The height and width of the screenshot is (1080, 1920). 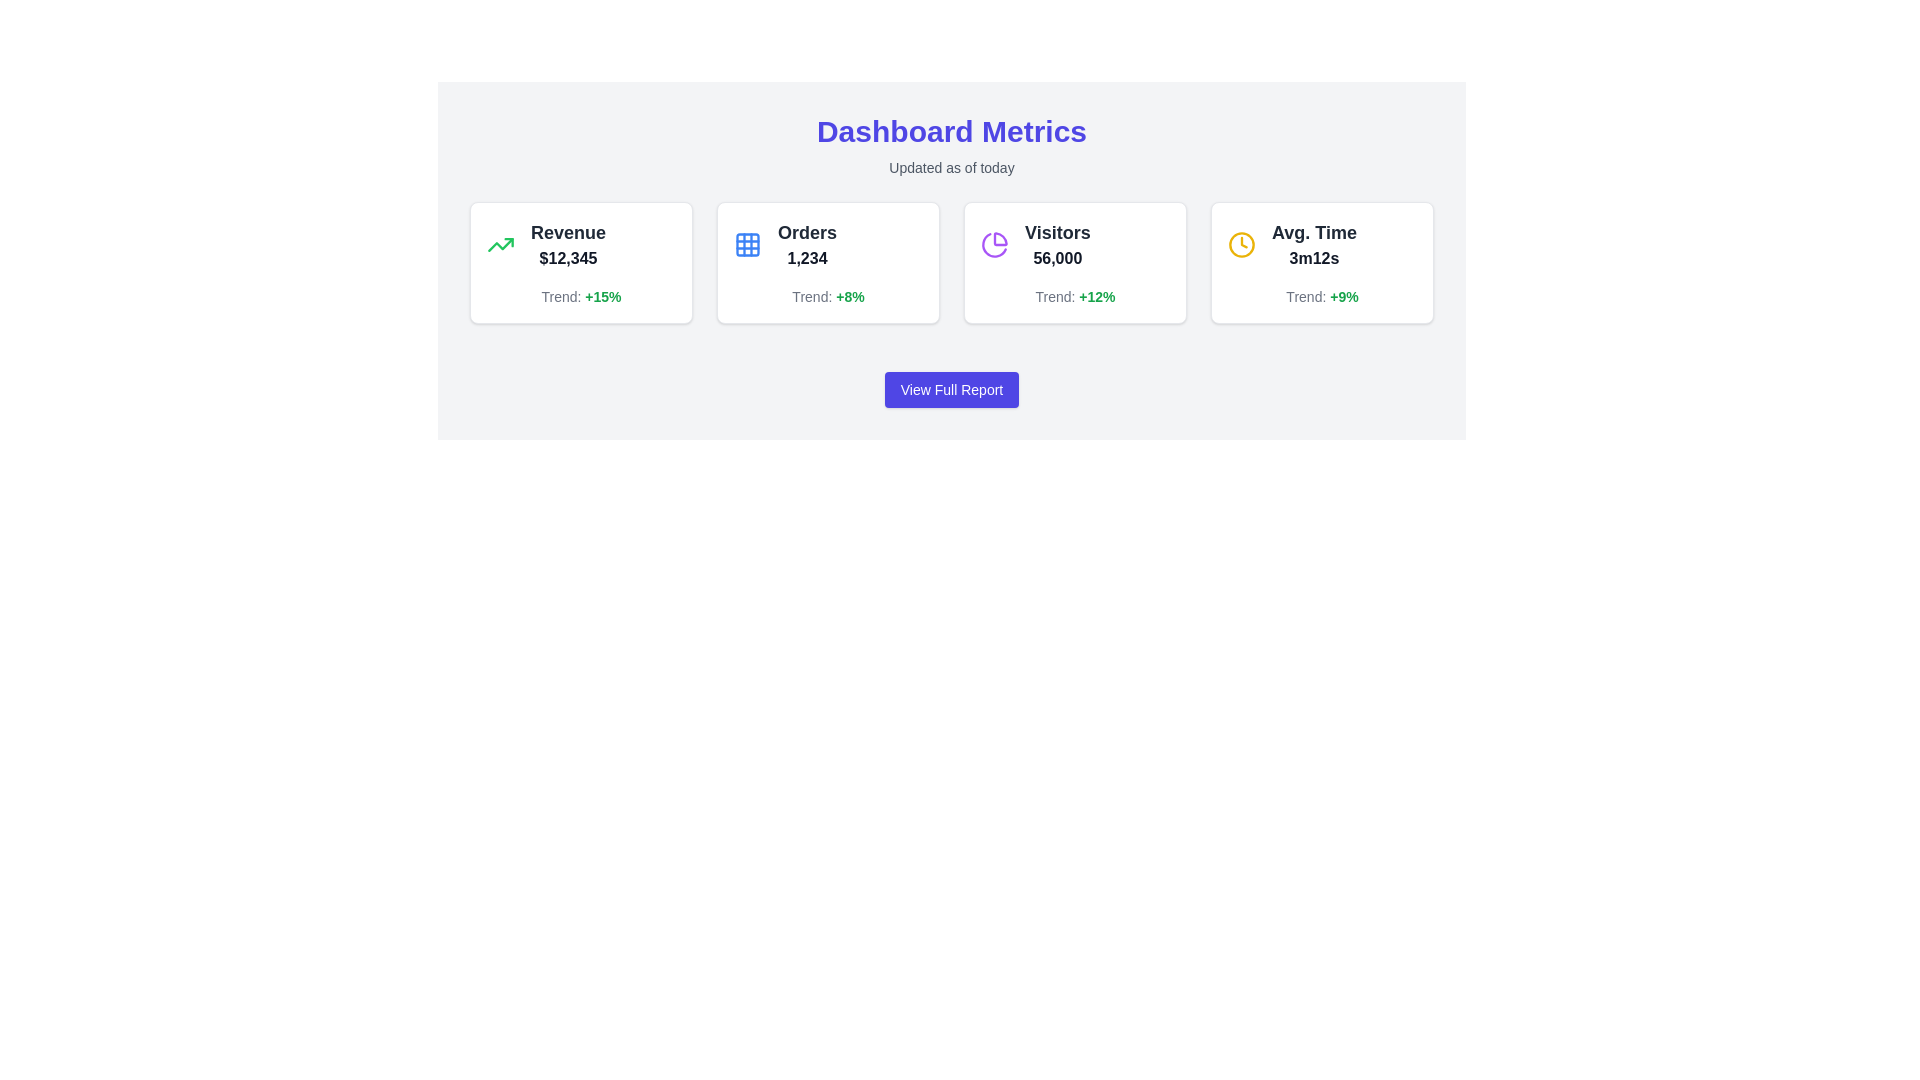 What do you see at coordinates (850, 297) in the screenshot?
I see `the text indicating an 8% increase in the 'Orders' metric, which is located in the 'Orders' card component below the numerical count 1,234, prefixed by the label 'Trend:'` at bounding box center [850, 297].